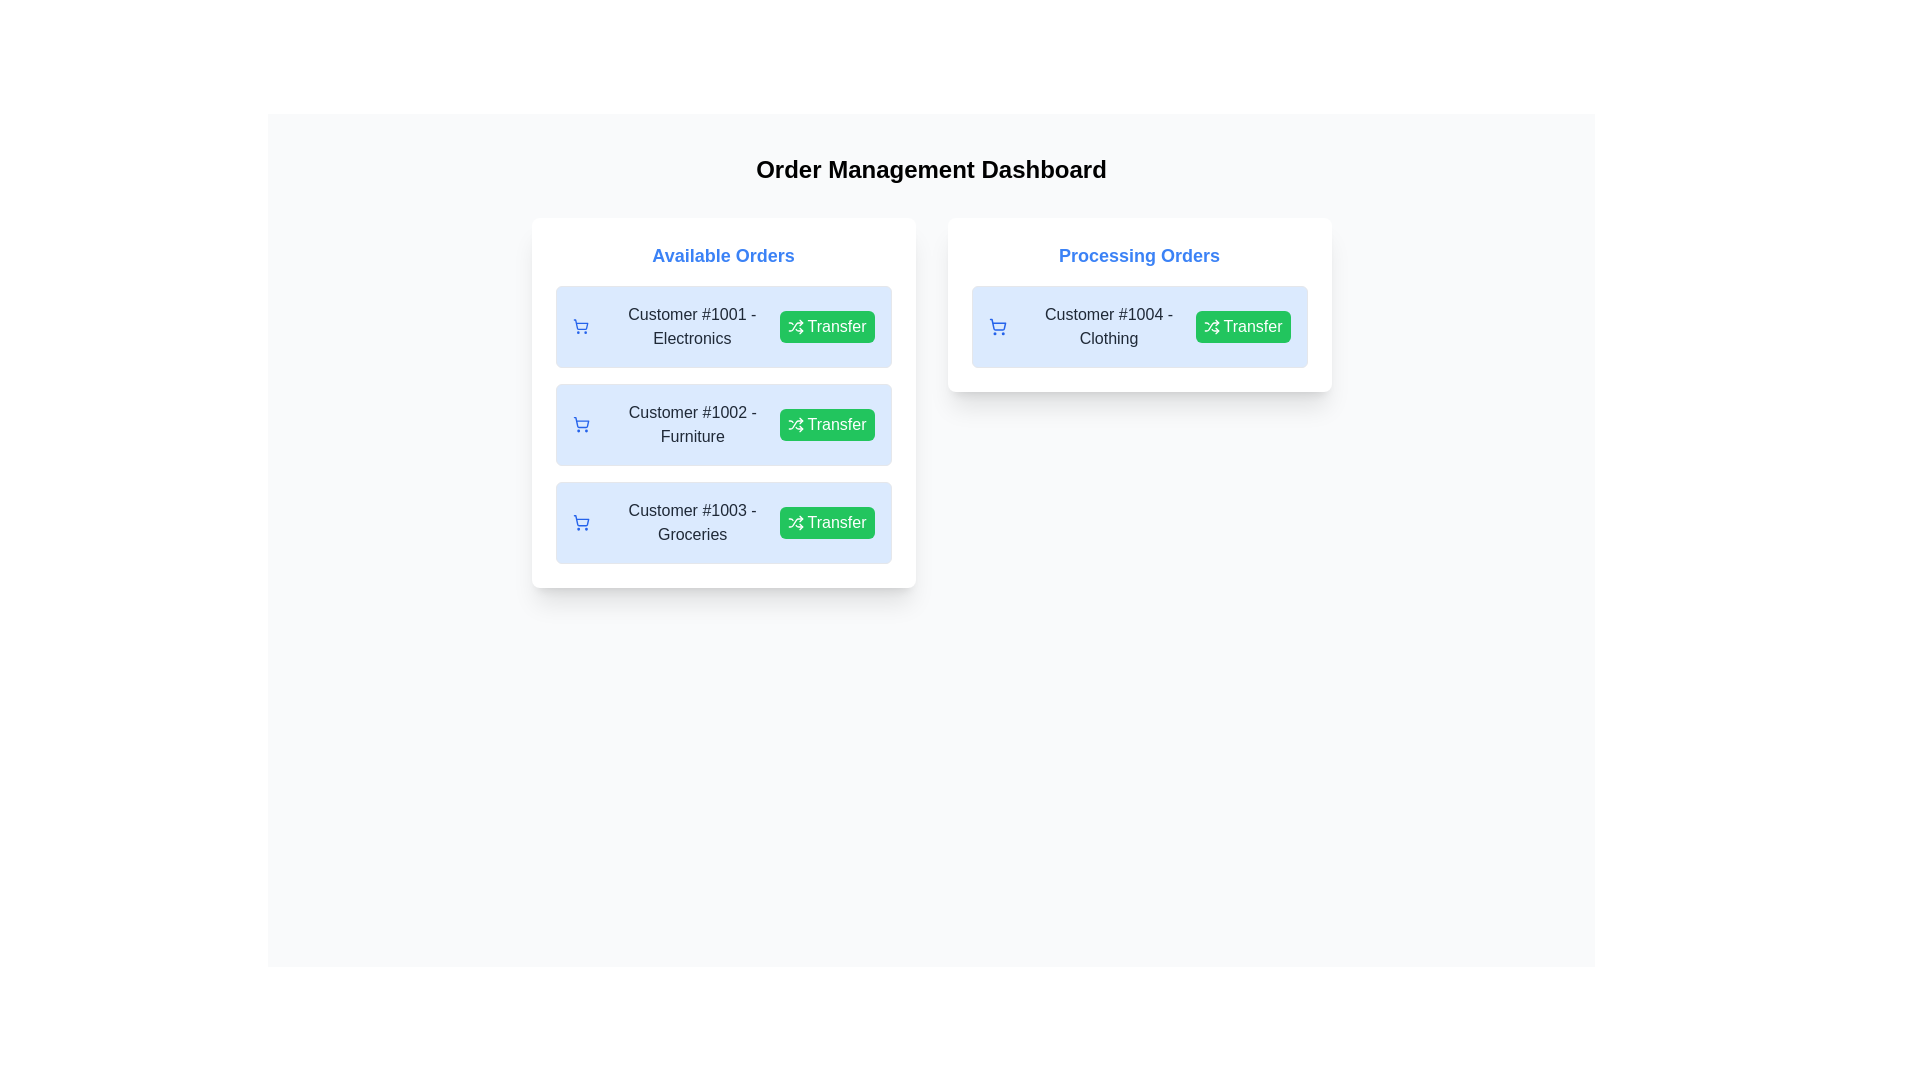 The width and height of the screenshot is (1920, 1080). What do you see at coordinates (1210, 326) in the screenshot?
I see `the rightmost shuffle icon contained within the green 'Transfer' button in the 'Processing Orders' section for 'Customer #1004 - Clothing'` at bounding box center [1210, 326].